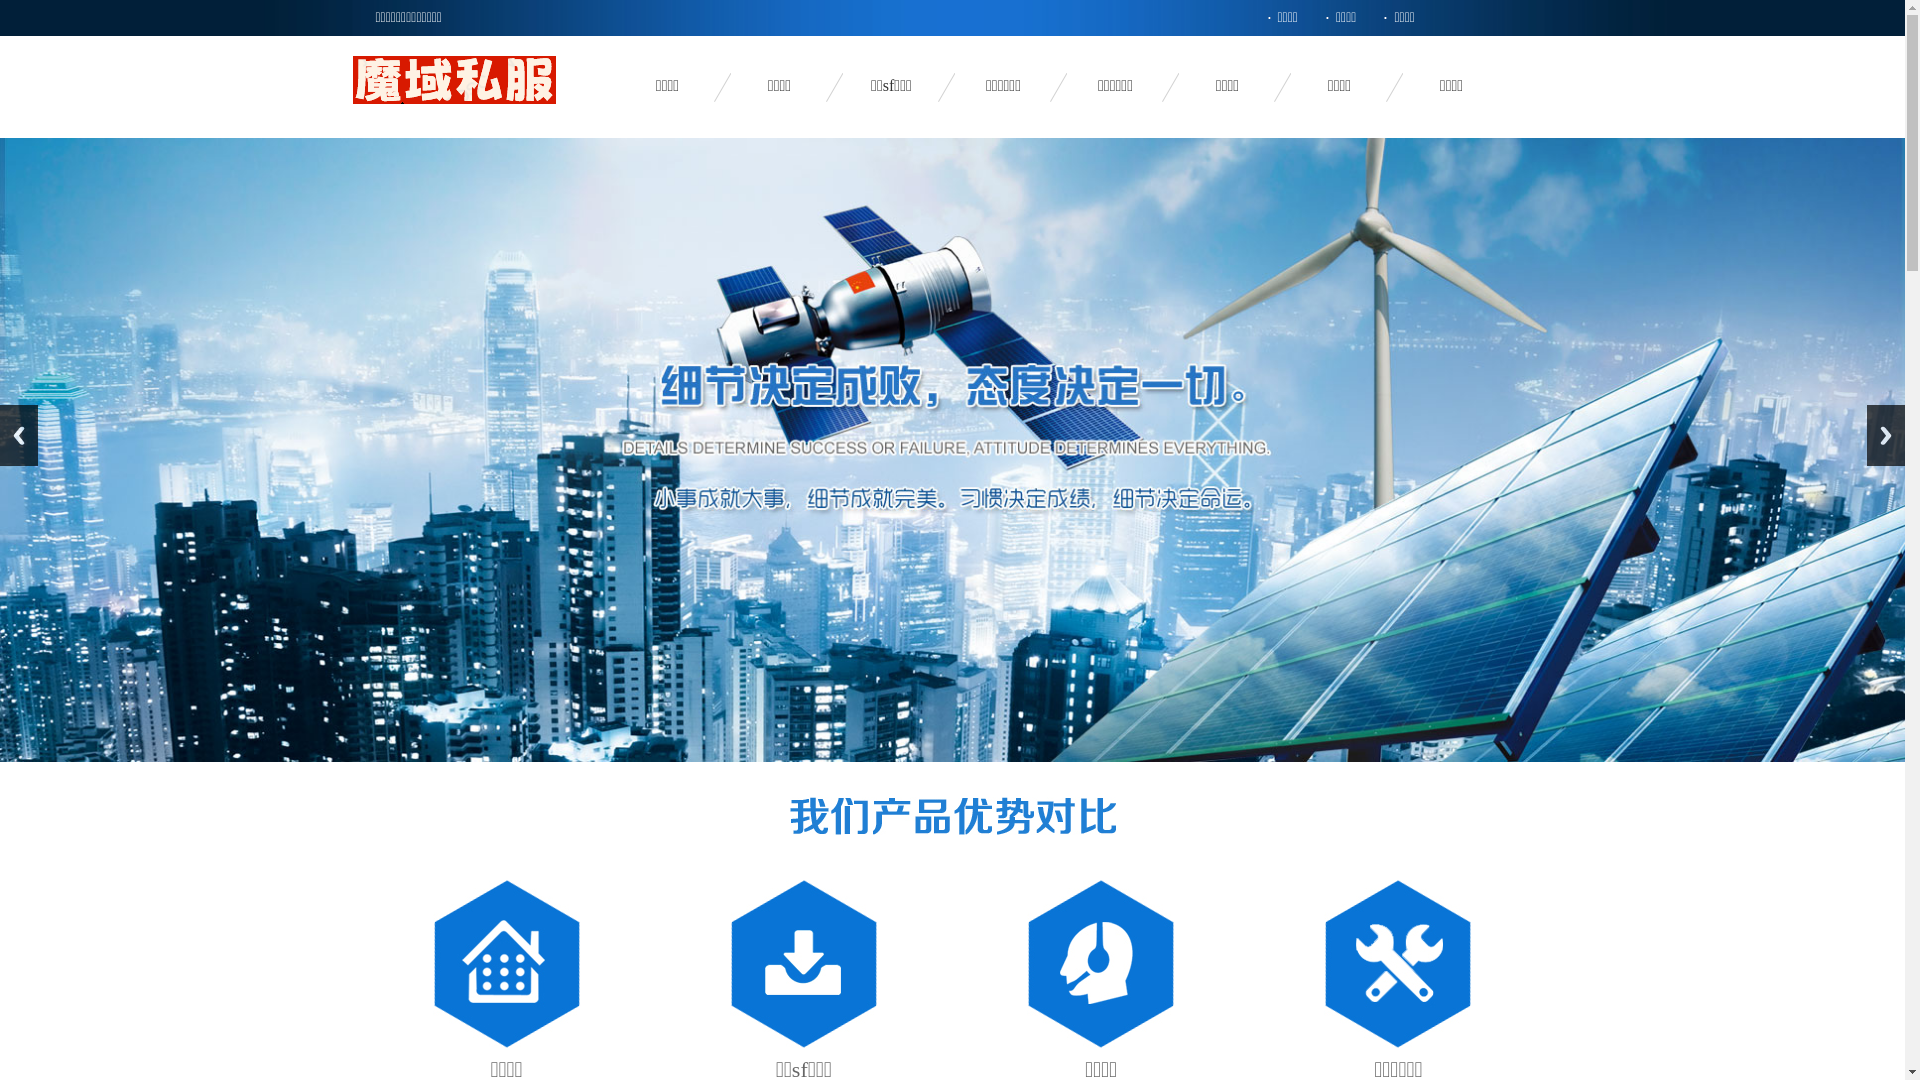  Describe the element at coordinates (1866, 434) in the screenshot. I see `'Next'` at that location.